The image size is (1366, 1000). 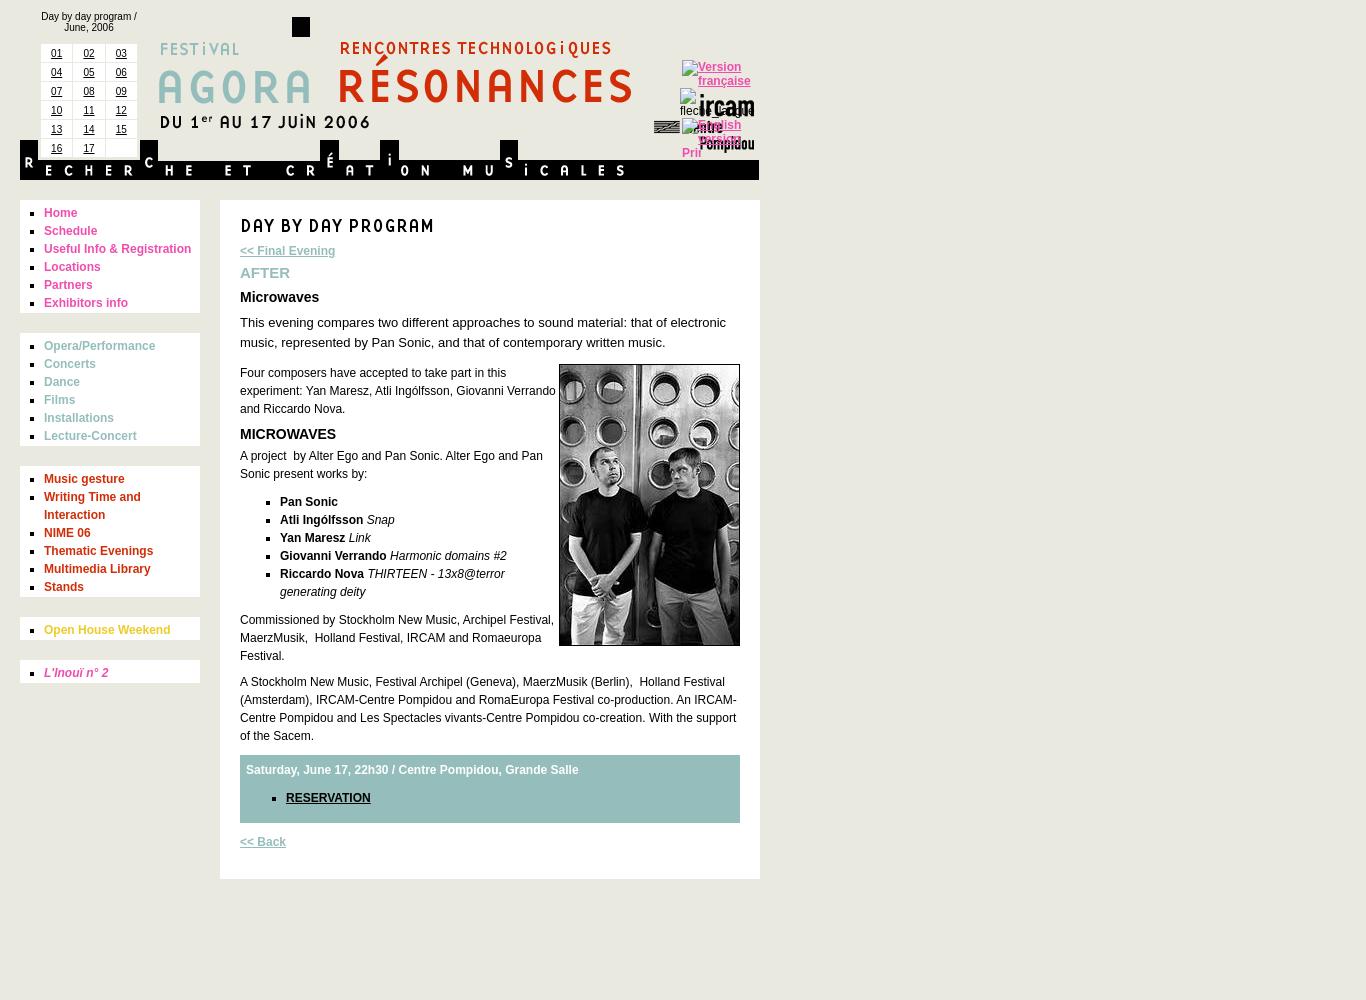 I want to click on 'Microwaves', so click(x=279, y=297).